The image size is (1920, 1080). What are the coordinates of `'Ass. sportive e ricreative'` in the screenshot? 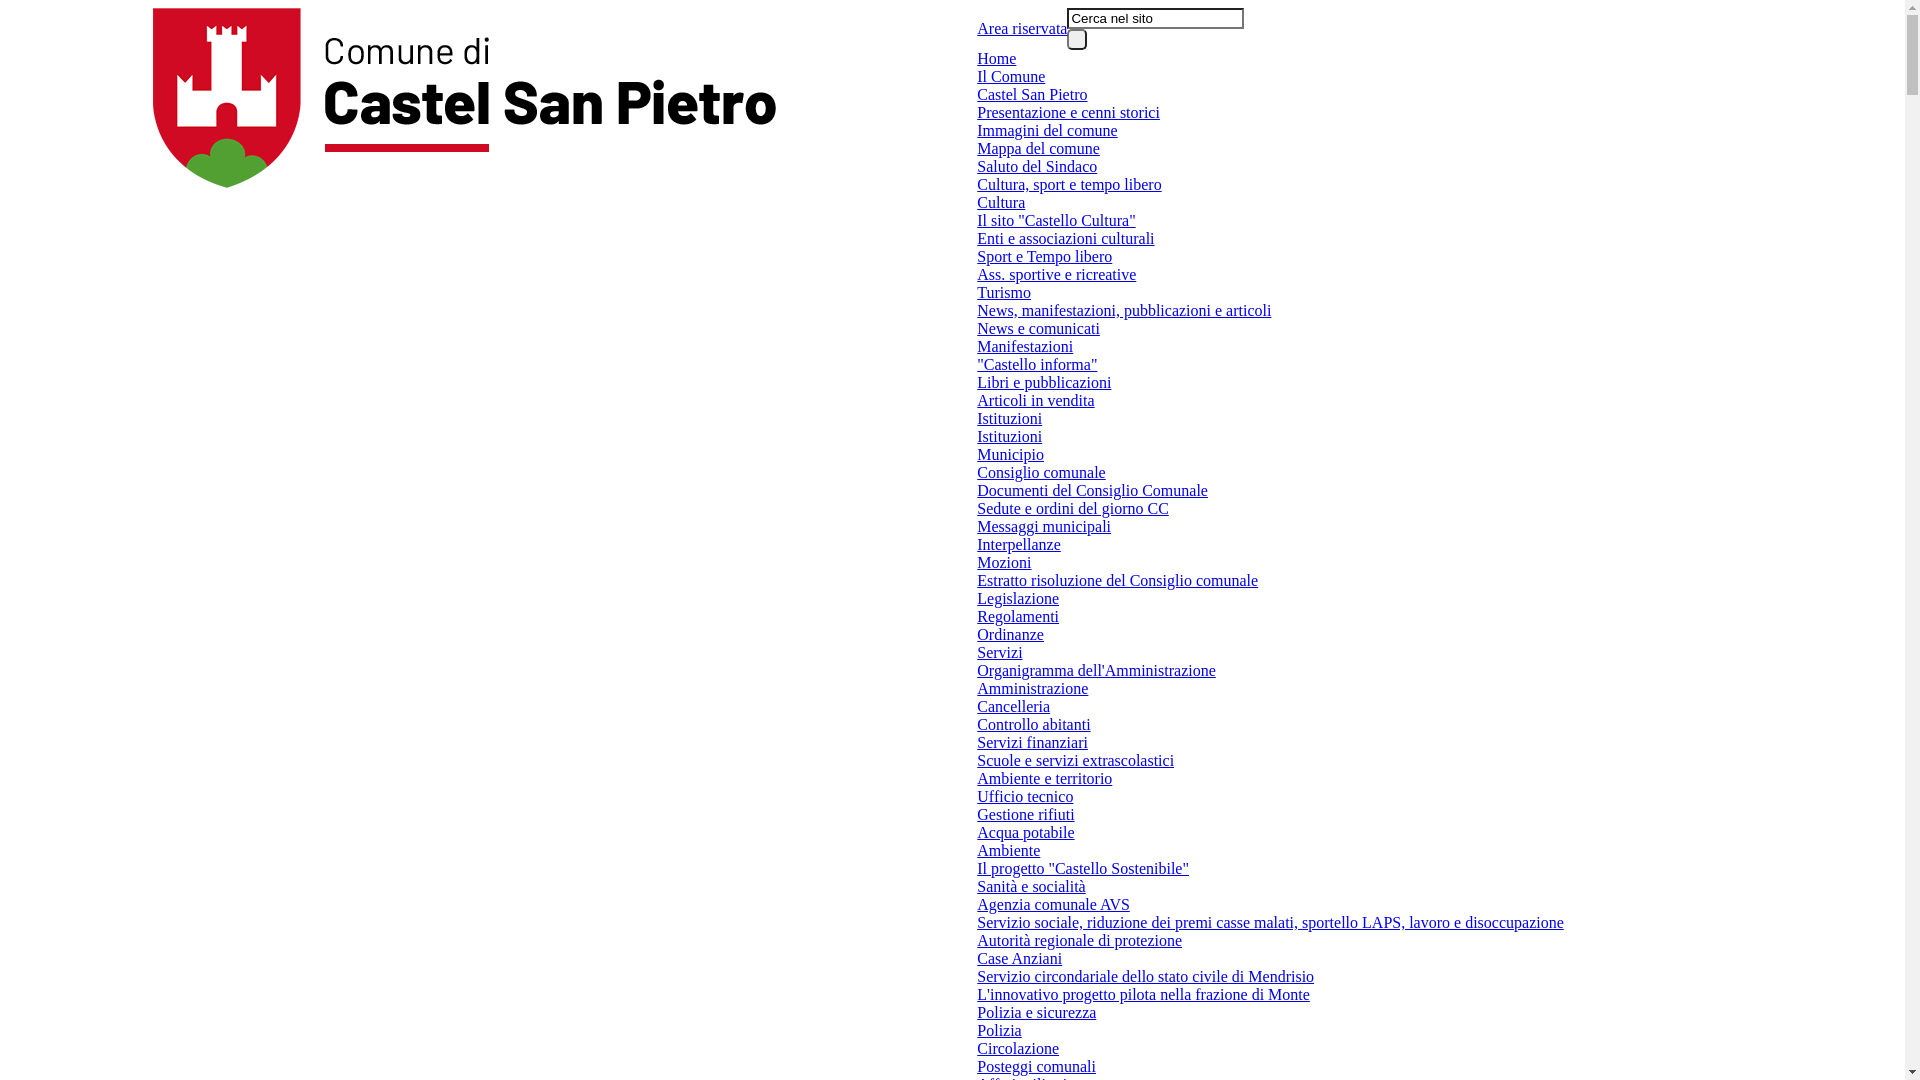 It's located at (1055, 274).